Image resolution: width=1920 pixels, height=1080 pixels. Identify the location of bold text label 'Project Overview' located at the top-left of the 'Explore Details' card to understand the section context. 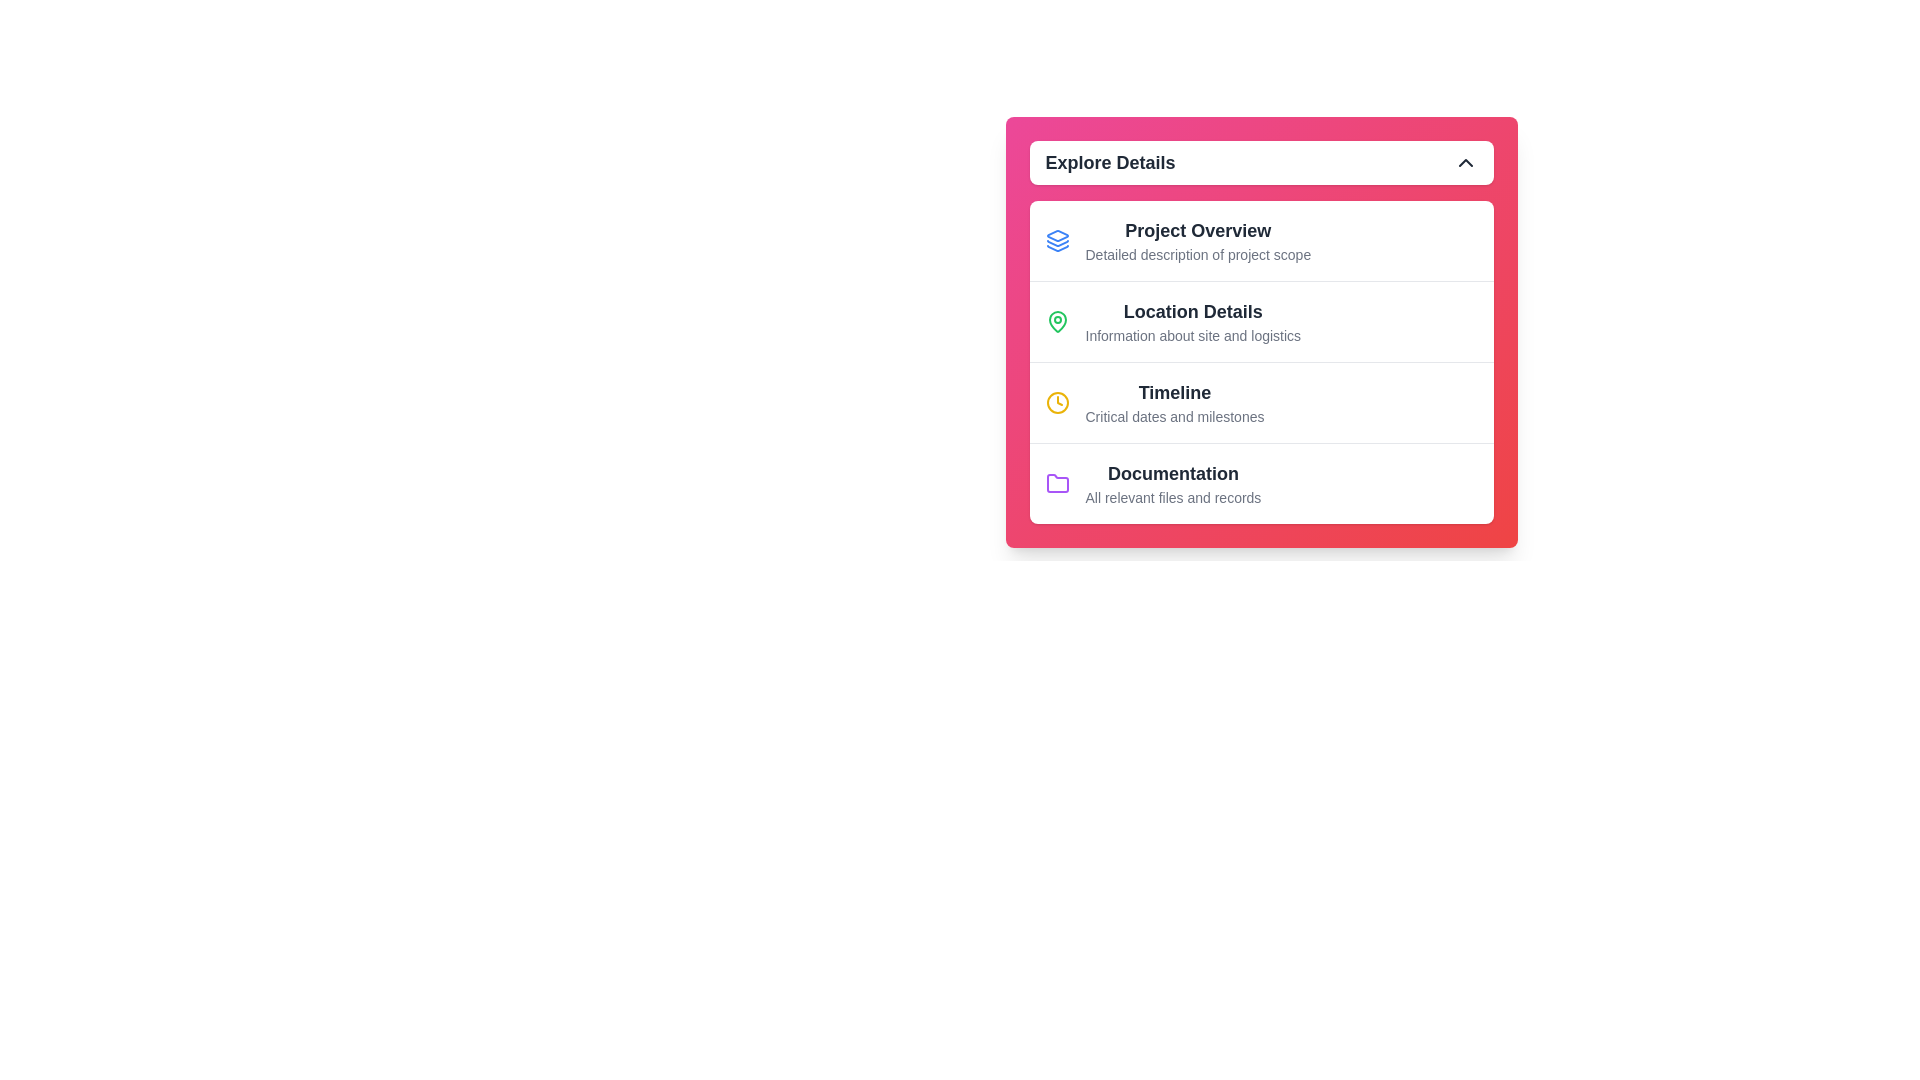
(1198, 230).